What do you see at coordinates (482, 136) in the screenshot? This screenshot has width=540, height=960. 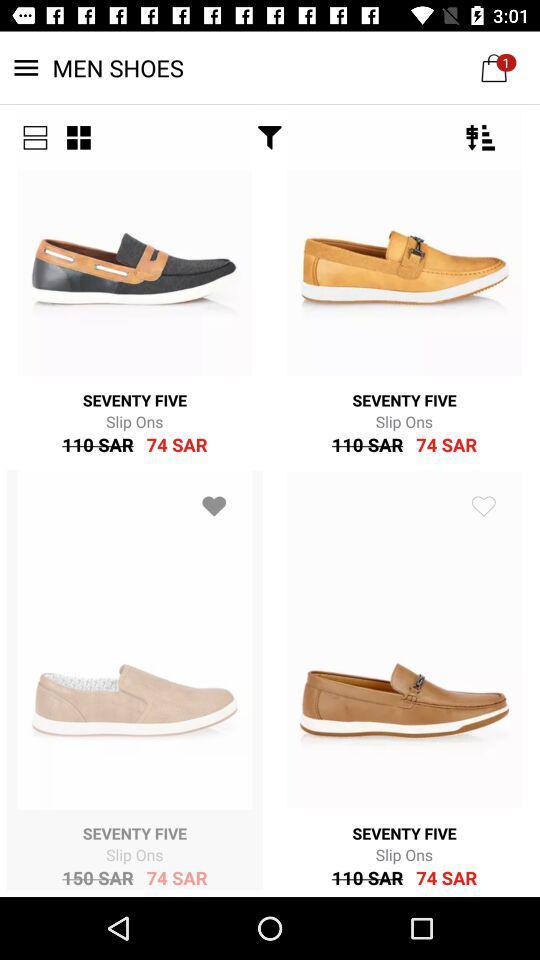 I see `the filter_list icon` at bounding box center [482, 136].